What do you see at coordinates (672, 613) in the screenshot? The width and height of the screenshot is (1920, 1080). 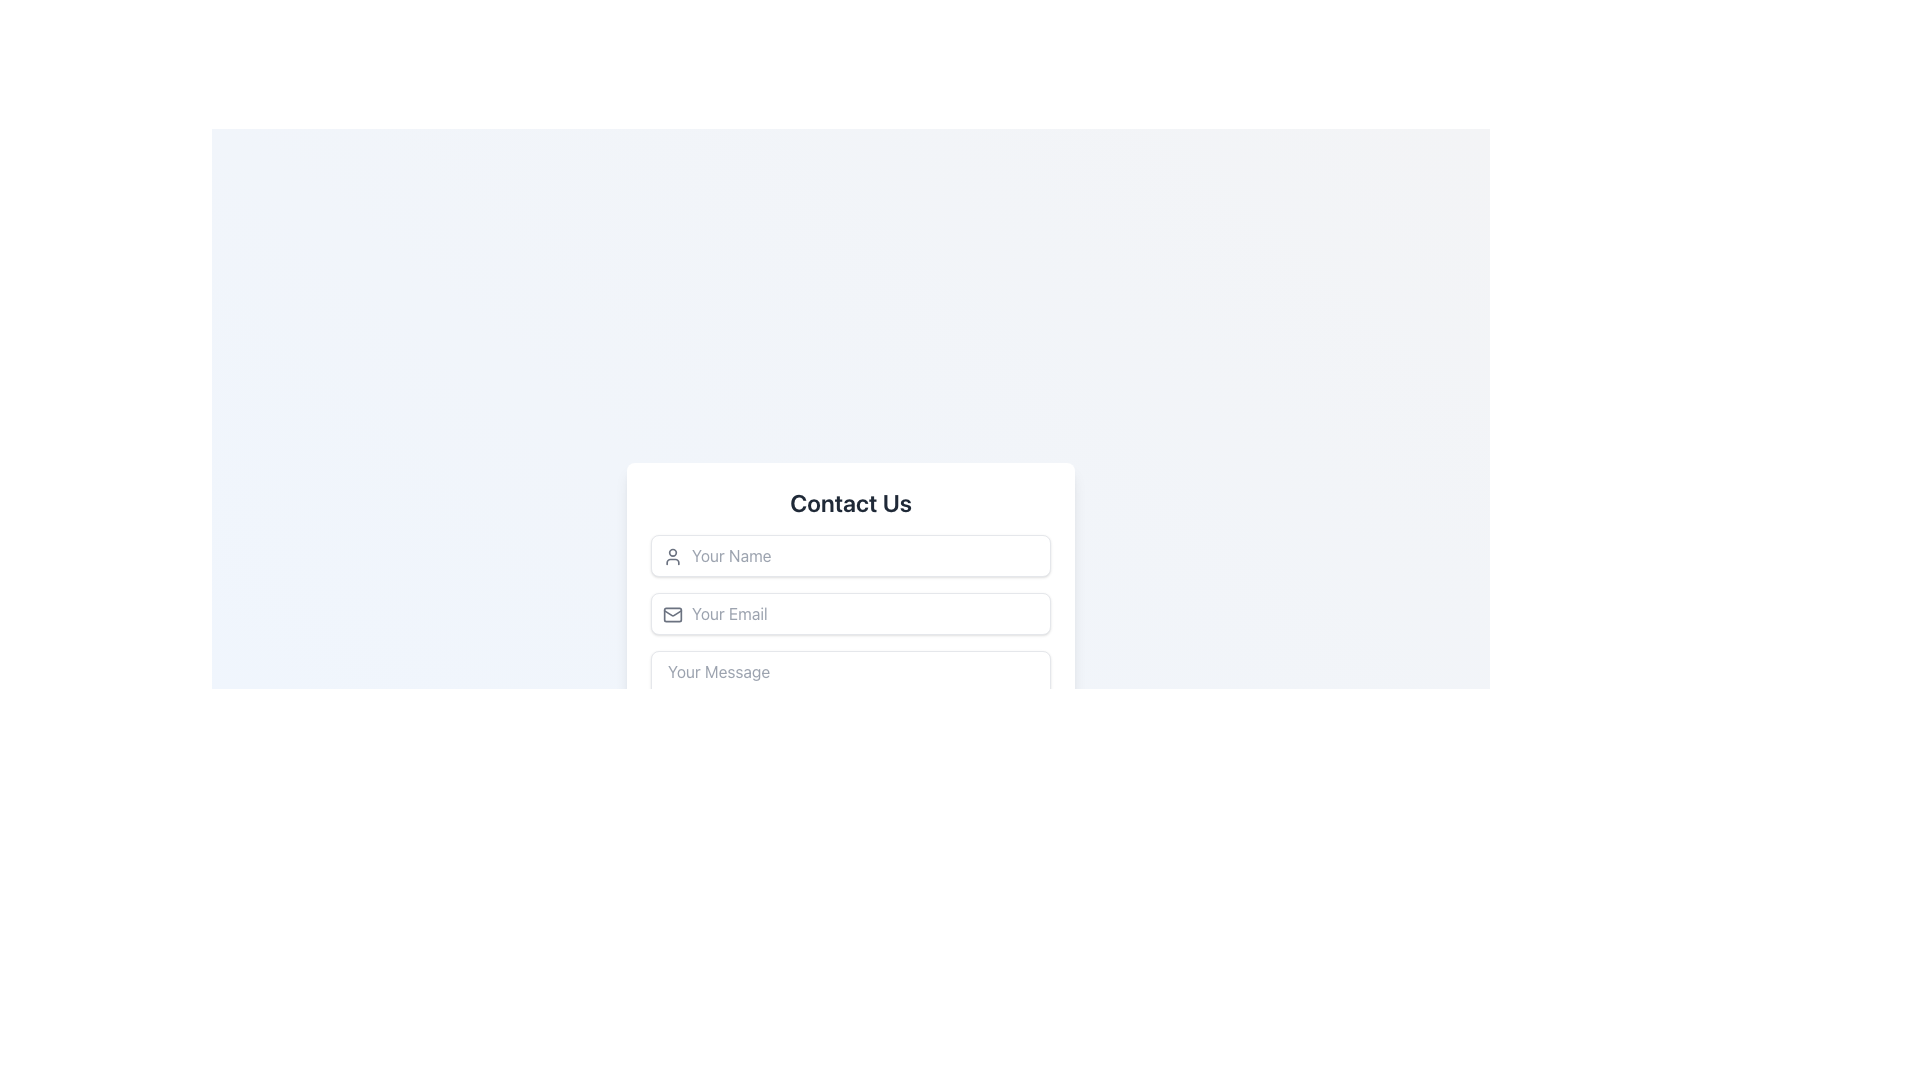 I see `the SVG icon located to the left of the 'Your Email' text input field, which visually indicates the purpose of the input field` at bounding box center [672, 613].